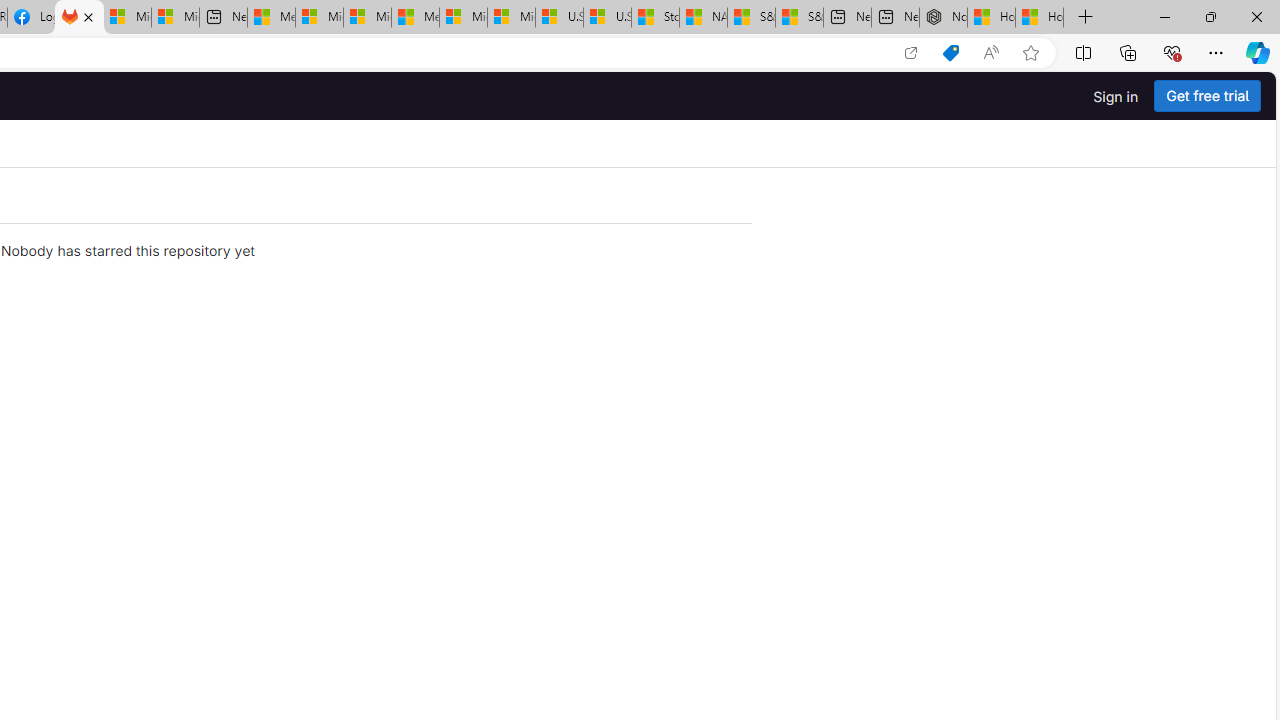  I want to click on 'Read aloud this page (Ctrl+Shift+U)', so click(991, 52).